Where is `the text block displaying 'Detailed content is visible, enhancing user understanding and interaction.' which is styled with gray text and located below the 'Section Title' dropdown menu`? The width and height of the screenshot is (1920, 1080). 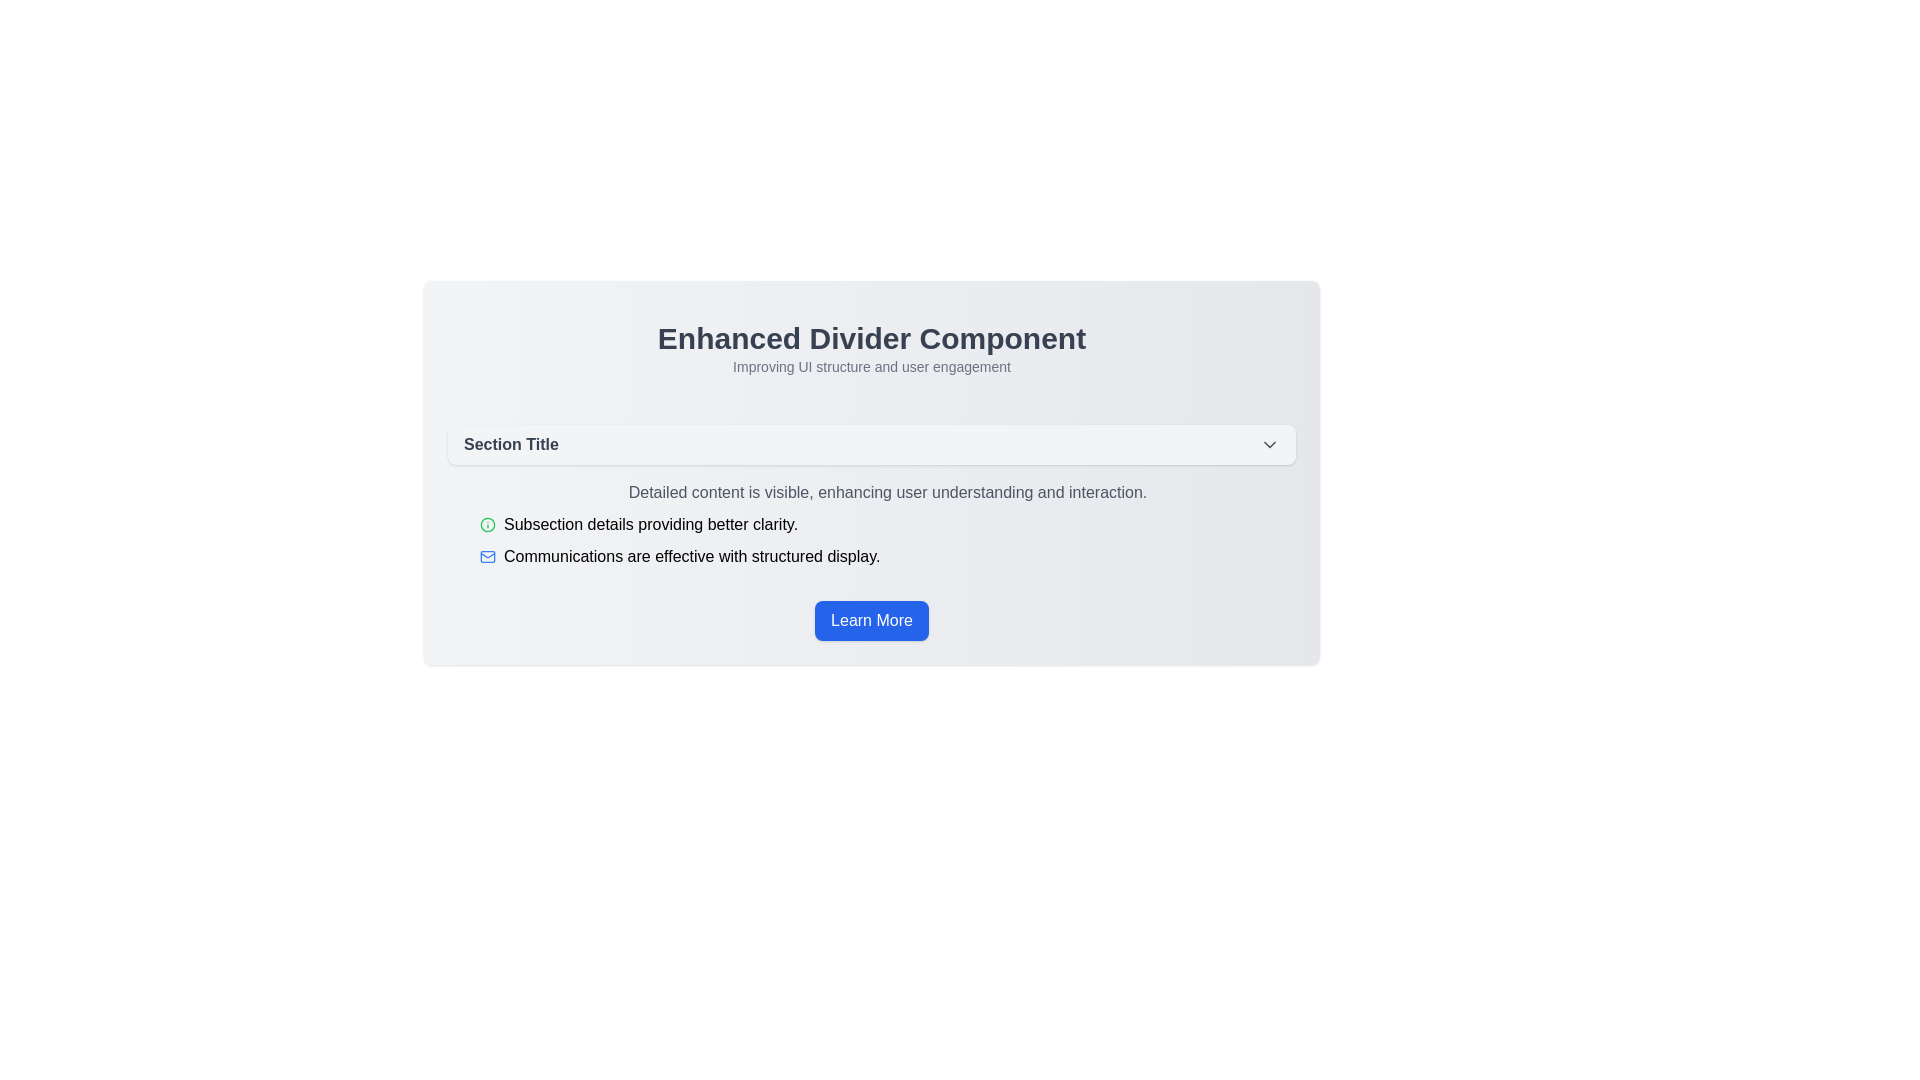
the text block displaying 'Detailed content is visible, enhancing user understanding and interaction.' which is styled with gray text and located below the 'Section Title' dropdown menu is located at coordinates (887, 493).